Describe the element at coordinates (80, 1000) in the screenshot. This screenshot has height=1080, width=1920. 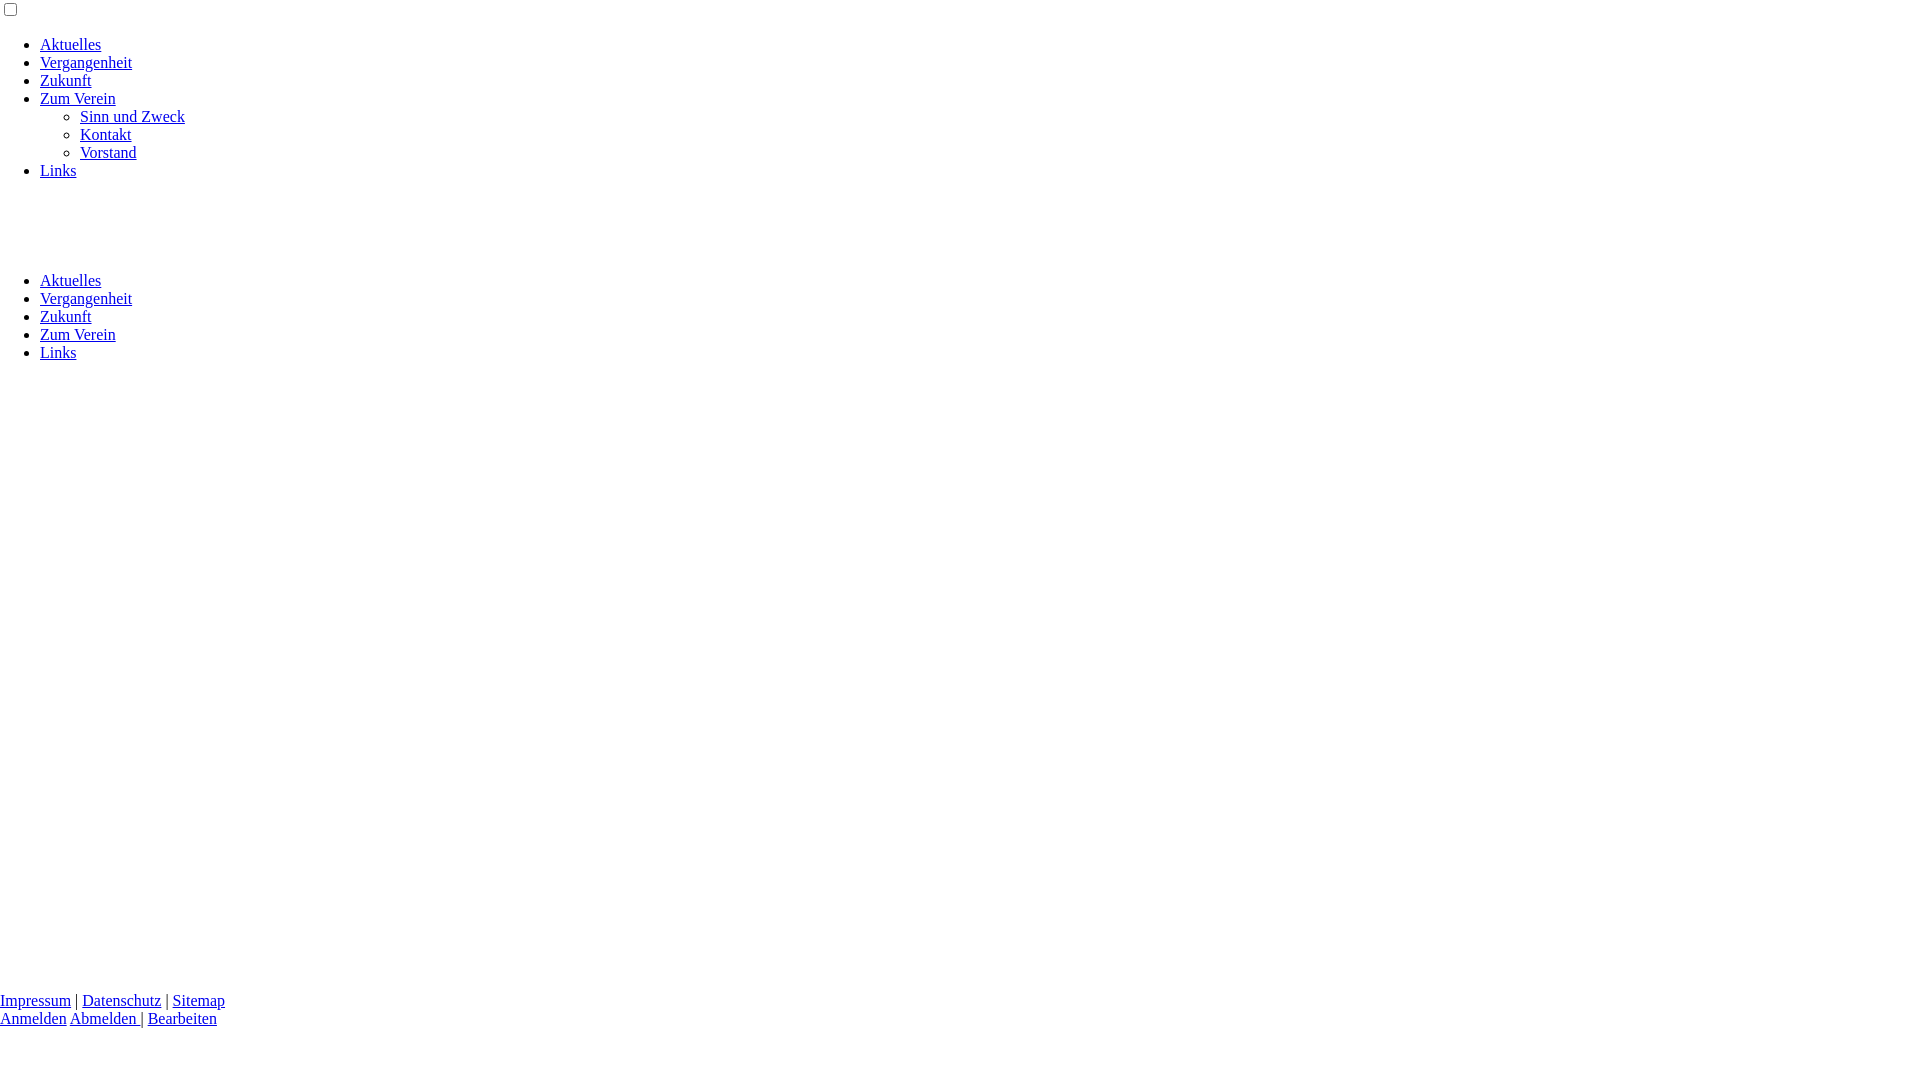
I see `'Datenschutz'` at that location.